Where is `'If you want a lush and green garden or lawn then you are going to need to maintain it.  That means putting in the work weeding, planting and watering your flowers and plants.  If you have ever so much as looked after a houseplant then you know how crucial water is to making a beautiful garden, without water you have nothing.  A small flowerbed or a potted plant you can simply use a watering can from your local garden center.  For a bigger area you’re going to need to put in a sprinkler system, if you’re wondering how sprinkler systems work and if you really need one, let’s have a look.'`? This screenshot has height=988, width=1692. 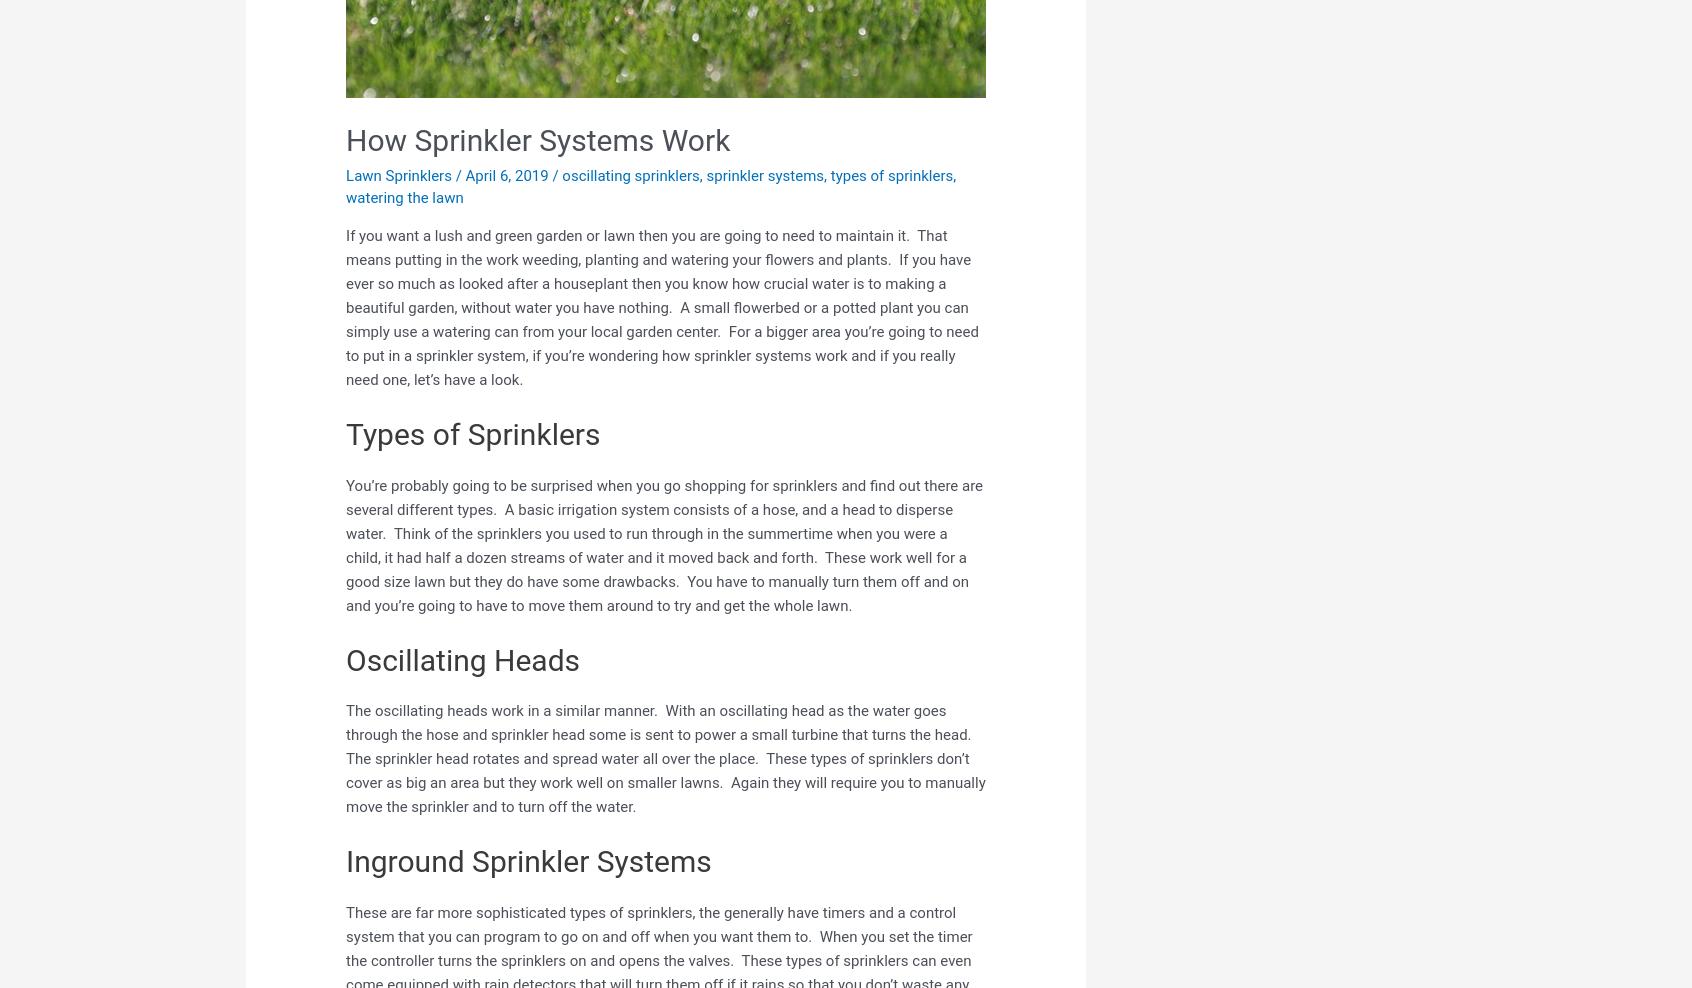 'If you want a lush and green garden or lawn then you are going to need to maintain it.  That means putting in the work weeding, planting and watering your flowers and plants.  If you have ever so much as looked after a houseplant then you know how crucial water is to making a beautiful garden, without water you have nothing.  A small flowerbed or a potted plant you can simply use a watering can from your local garden center.  For a bigger area you’re going to need to put in a sprinkler system, if you’re wondering how sprinkler systems work and if you really need one, let’s have a look.' is located at coordinates (345, 306).